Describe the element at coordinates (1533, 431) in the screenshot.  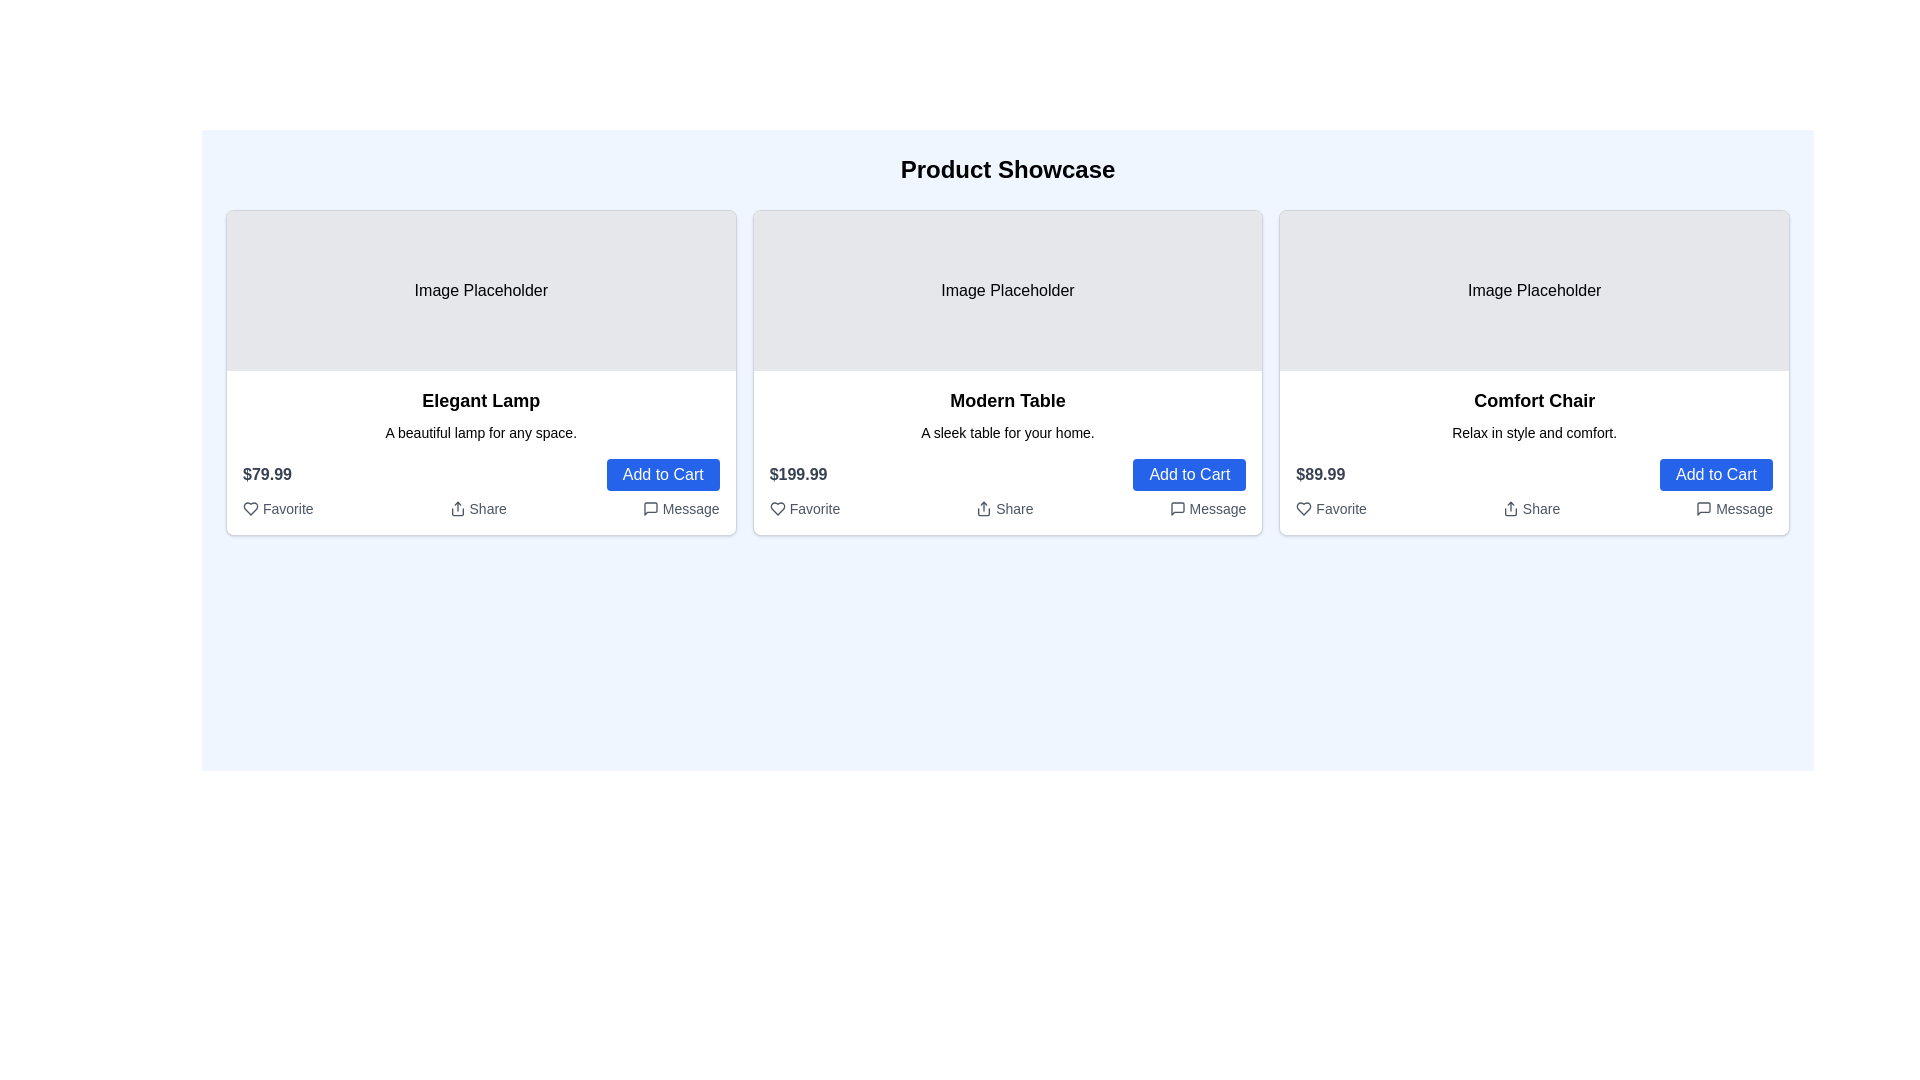
I see `the Text label that provides additional details about the product, positioned below the 'Comfort Chair' title within the product card layout` at that location.